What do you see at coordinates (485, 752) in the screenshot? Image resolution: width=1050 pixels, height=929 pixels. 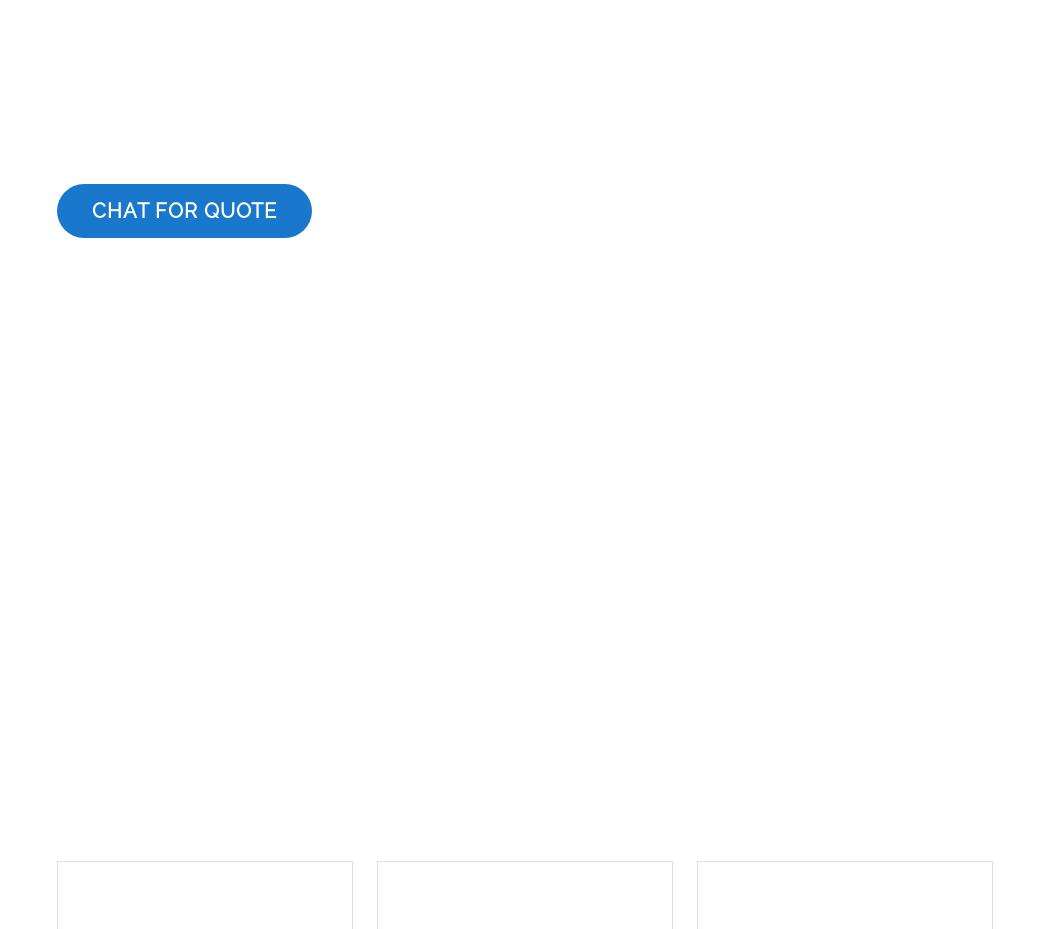 I see `'UK'` at bounding box center [485, 752].